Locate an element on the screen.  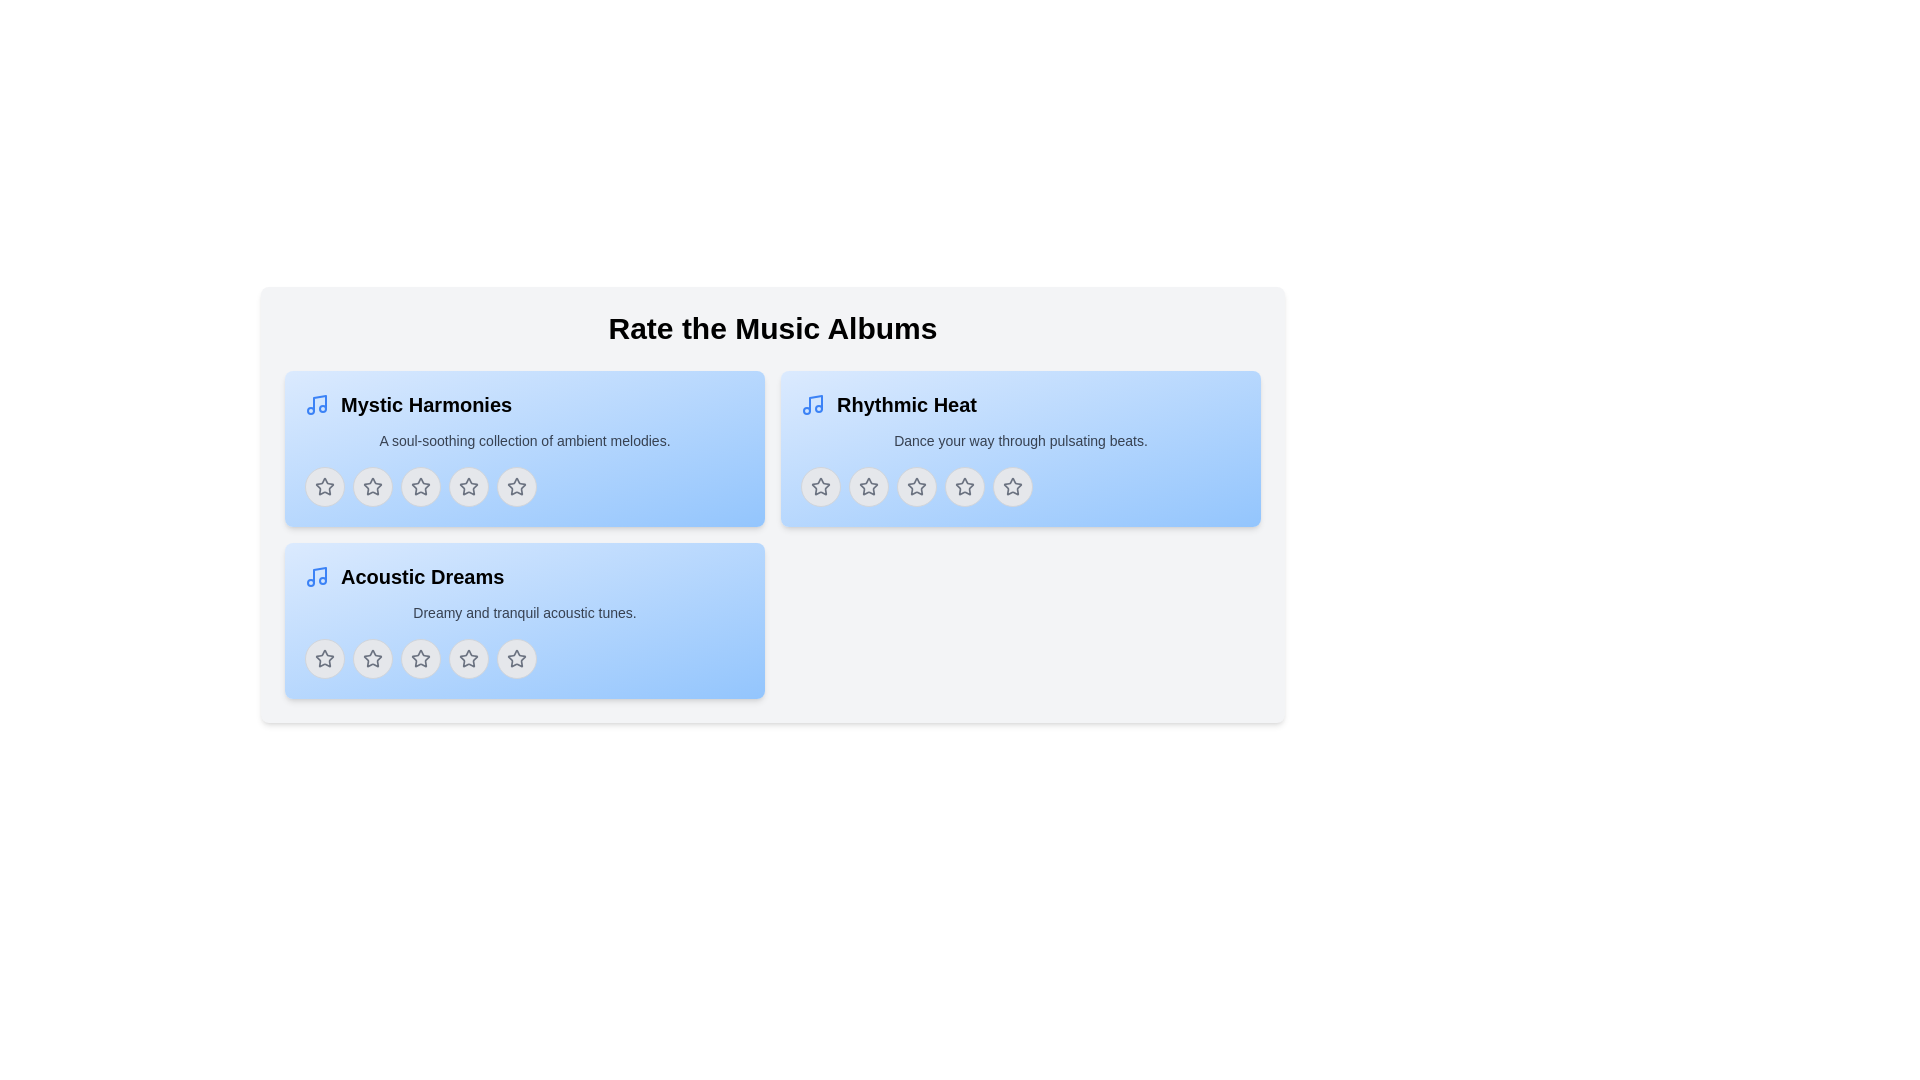
the circular button with a light gray background and a star icon is located at coordinates (868, 486).